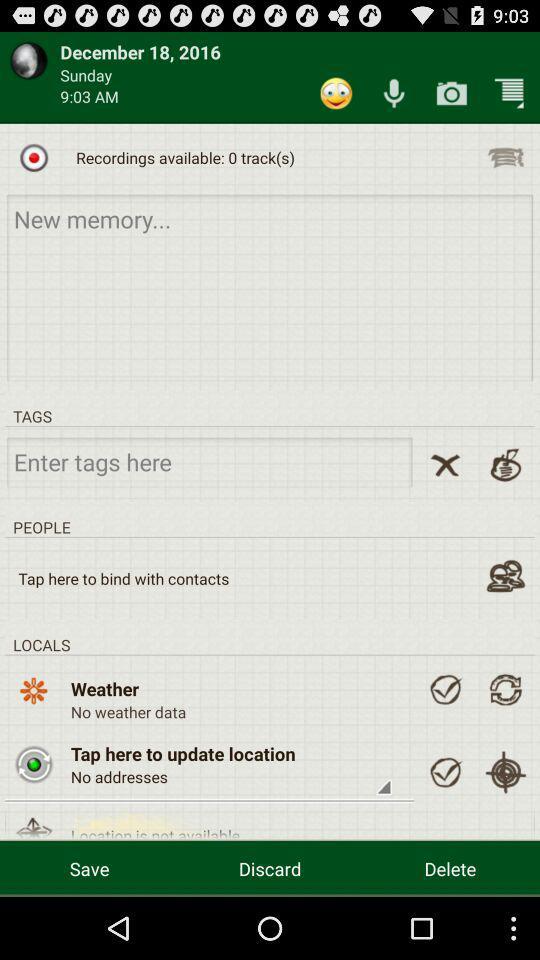  I want to click on click te recording list, so click(504, 156).